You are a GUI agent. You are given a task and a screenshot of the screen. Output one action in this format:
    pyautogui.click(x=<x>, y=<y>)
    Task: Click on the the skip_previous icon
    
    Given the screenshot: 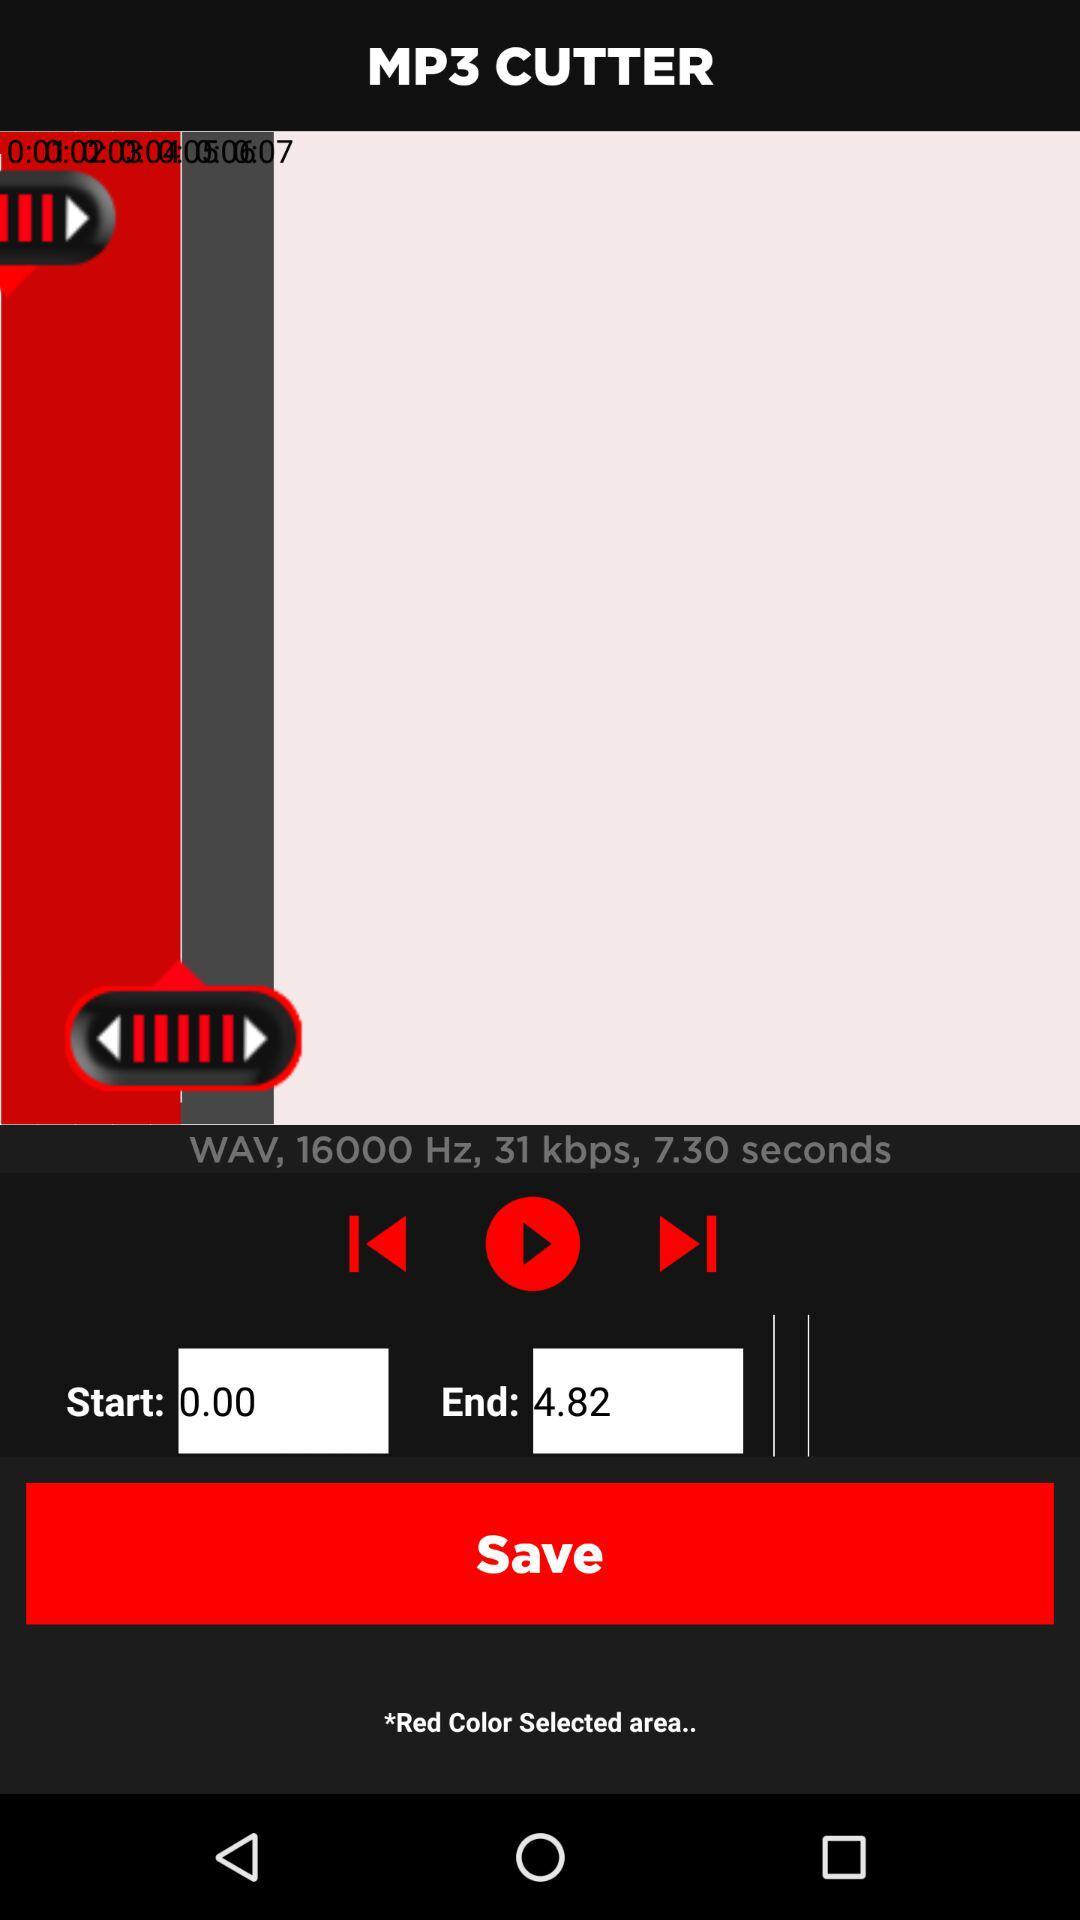 What is the action you would take?
    pyautogui.click(x=377, y=1242)
    